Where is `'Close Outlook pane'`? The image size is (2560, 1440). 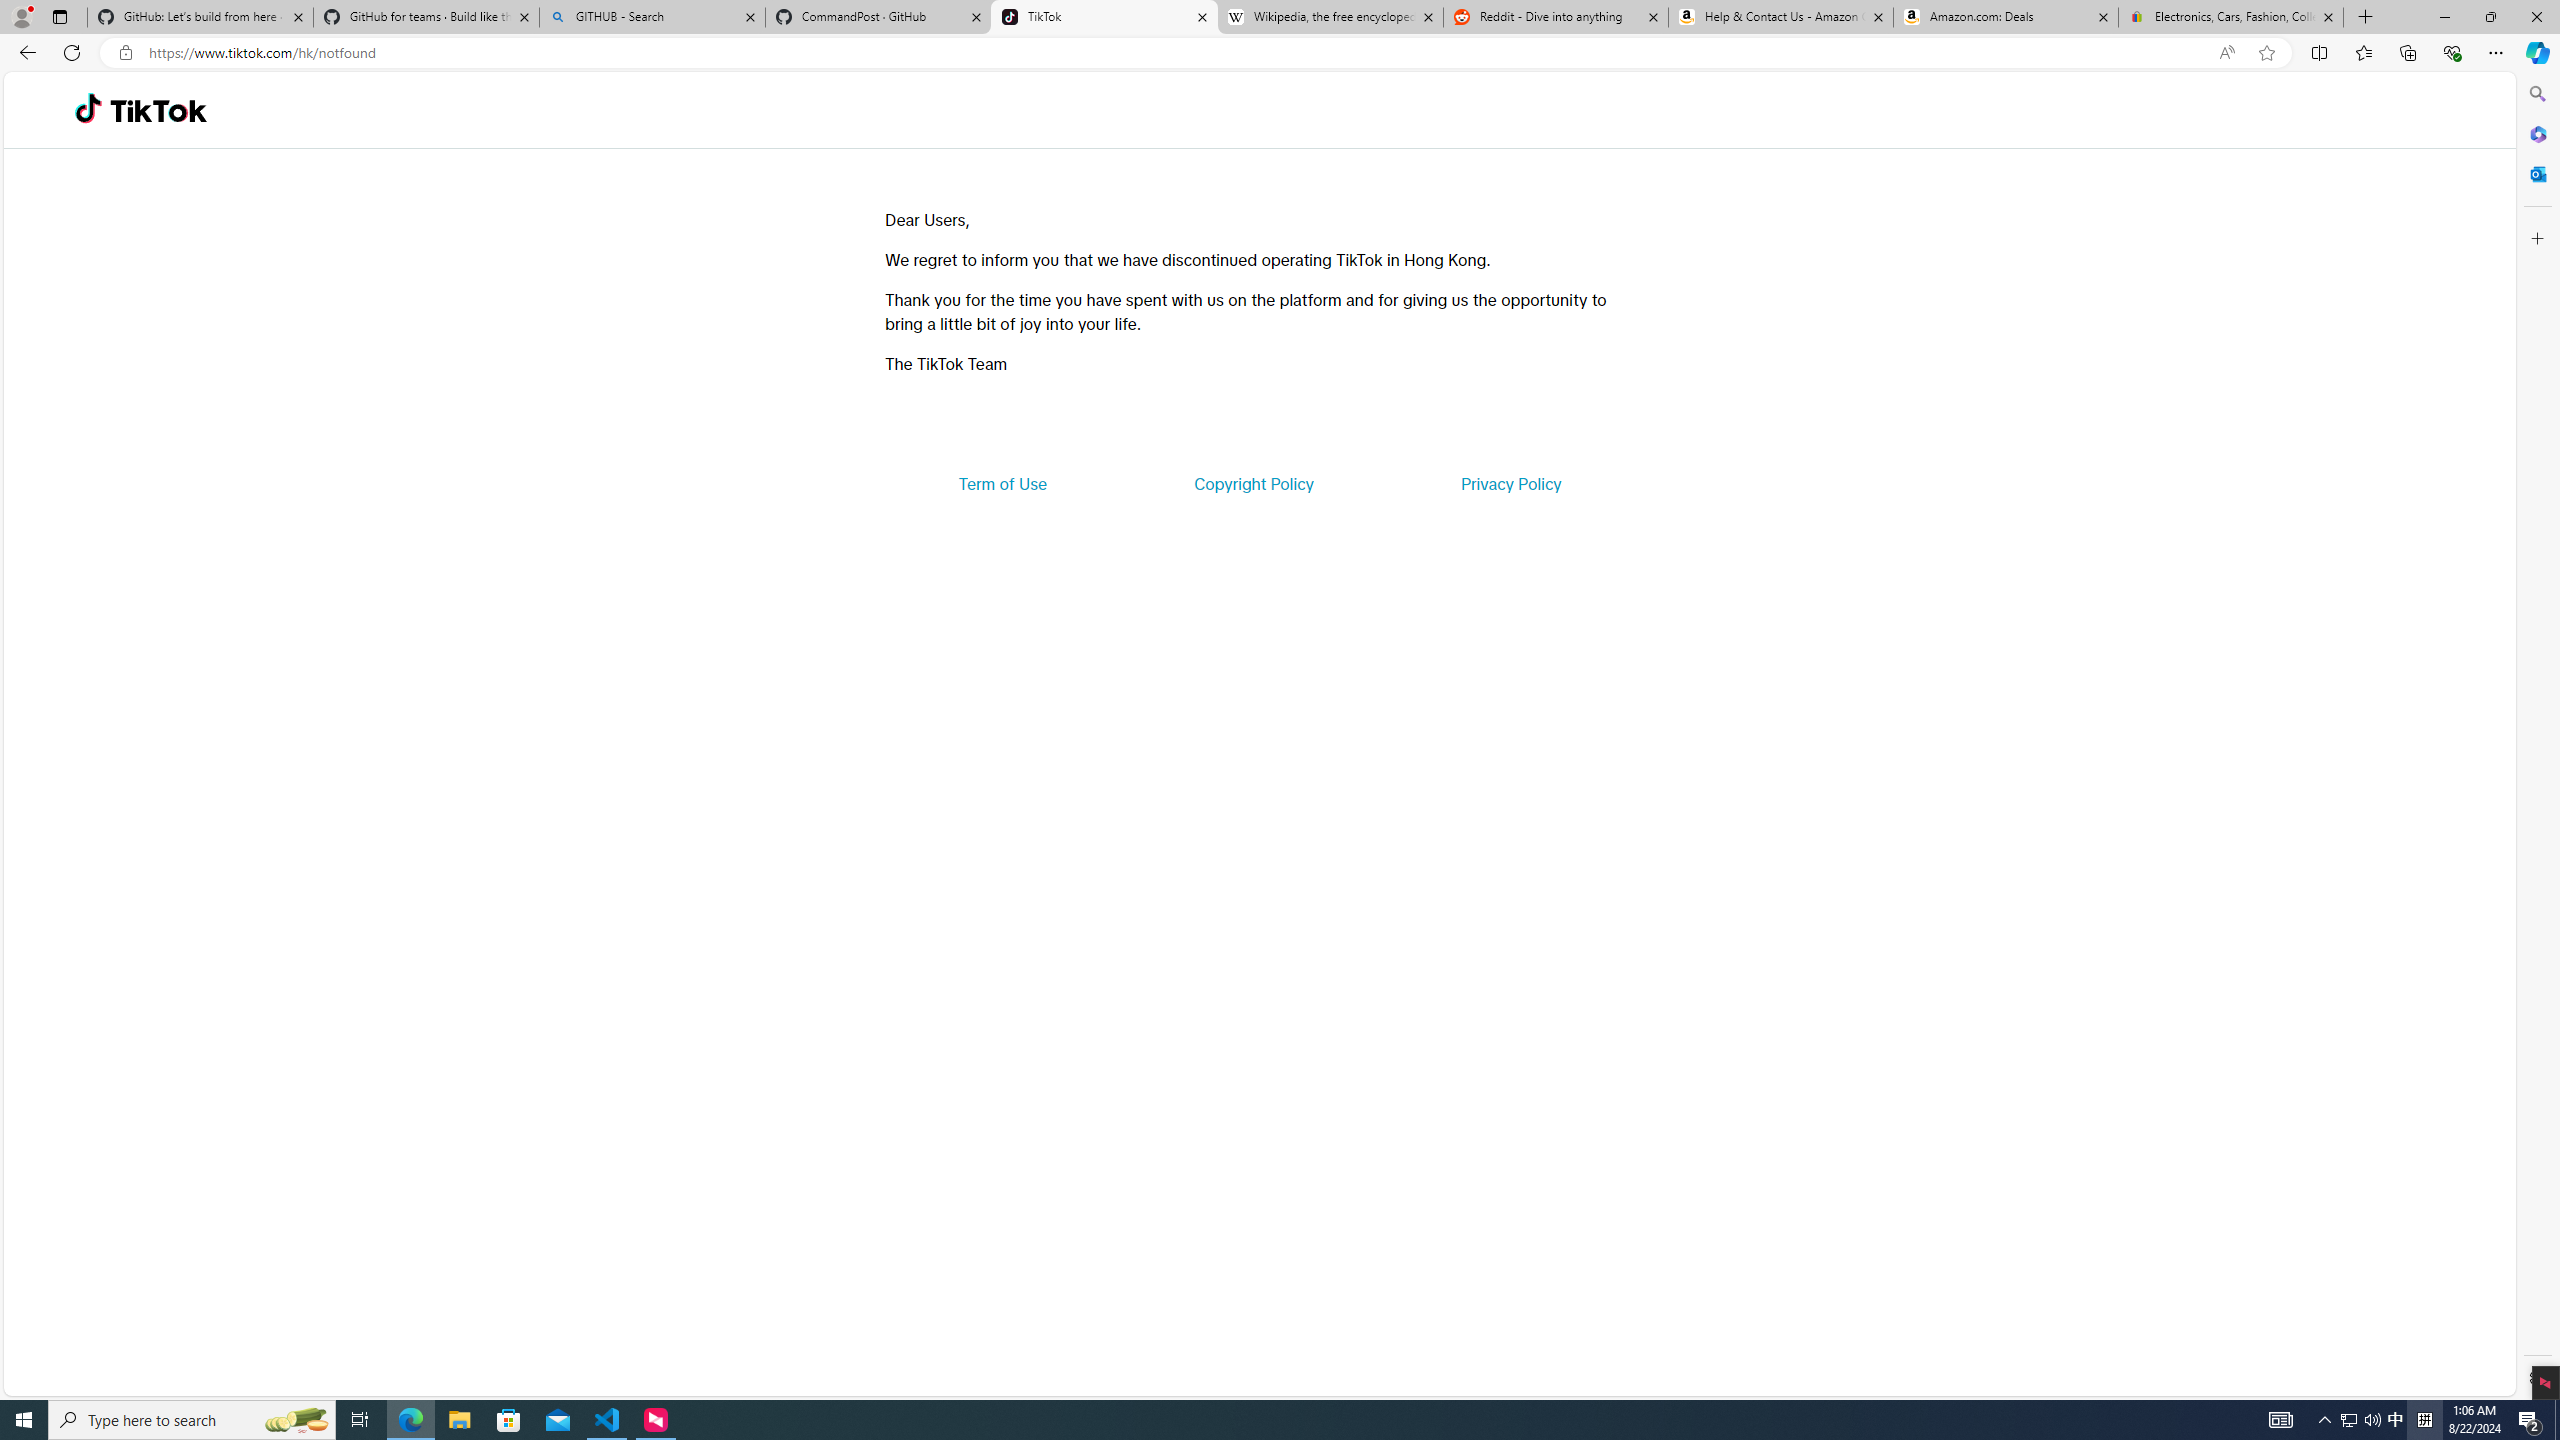 'Close Outlook pane' is located at coordinates (2535, 172).